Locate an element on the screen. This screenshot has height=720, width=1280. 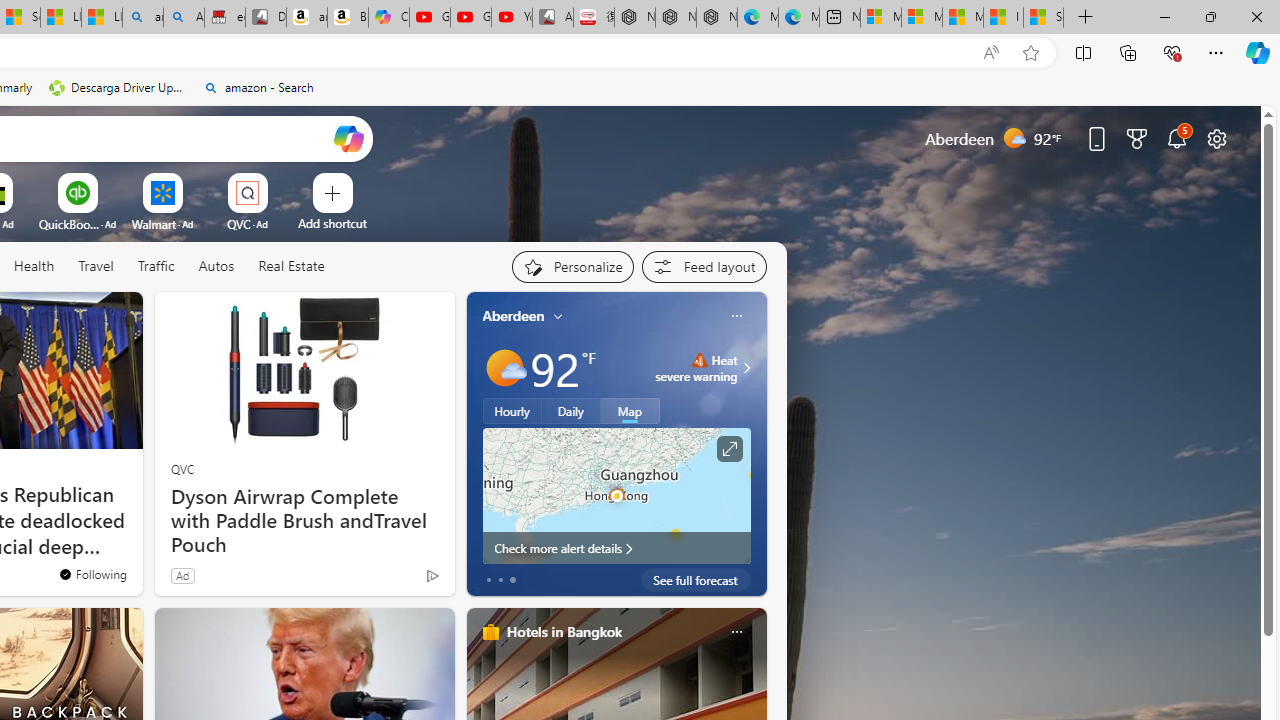
'tab-2' is located at coordinates (512, 579).